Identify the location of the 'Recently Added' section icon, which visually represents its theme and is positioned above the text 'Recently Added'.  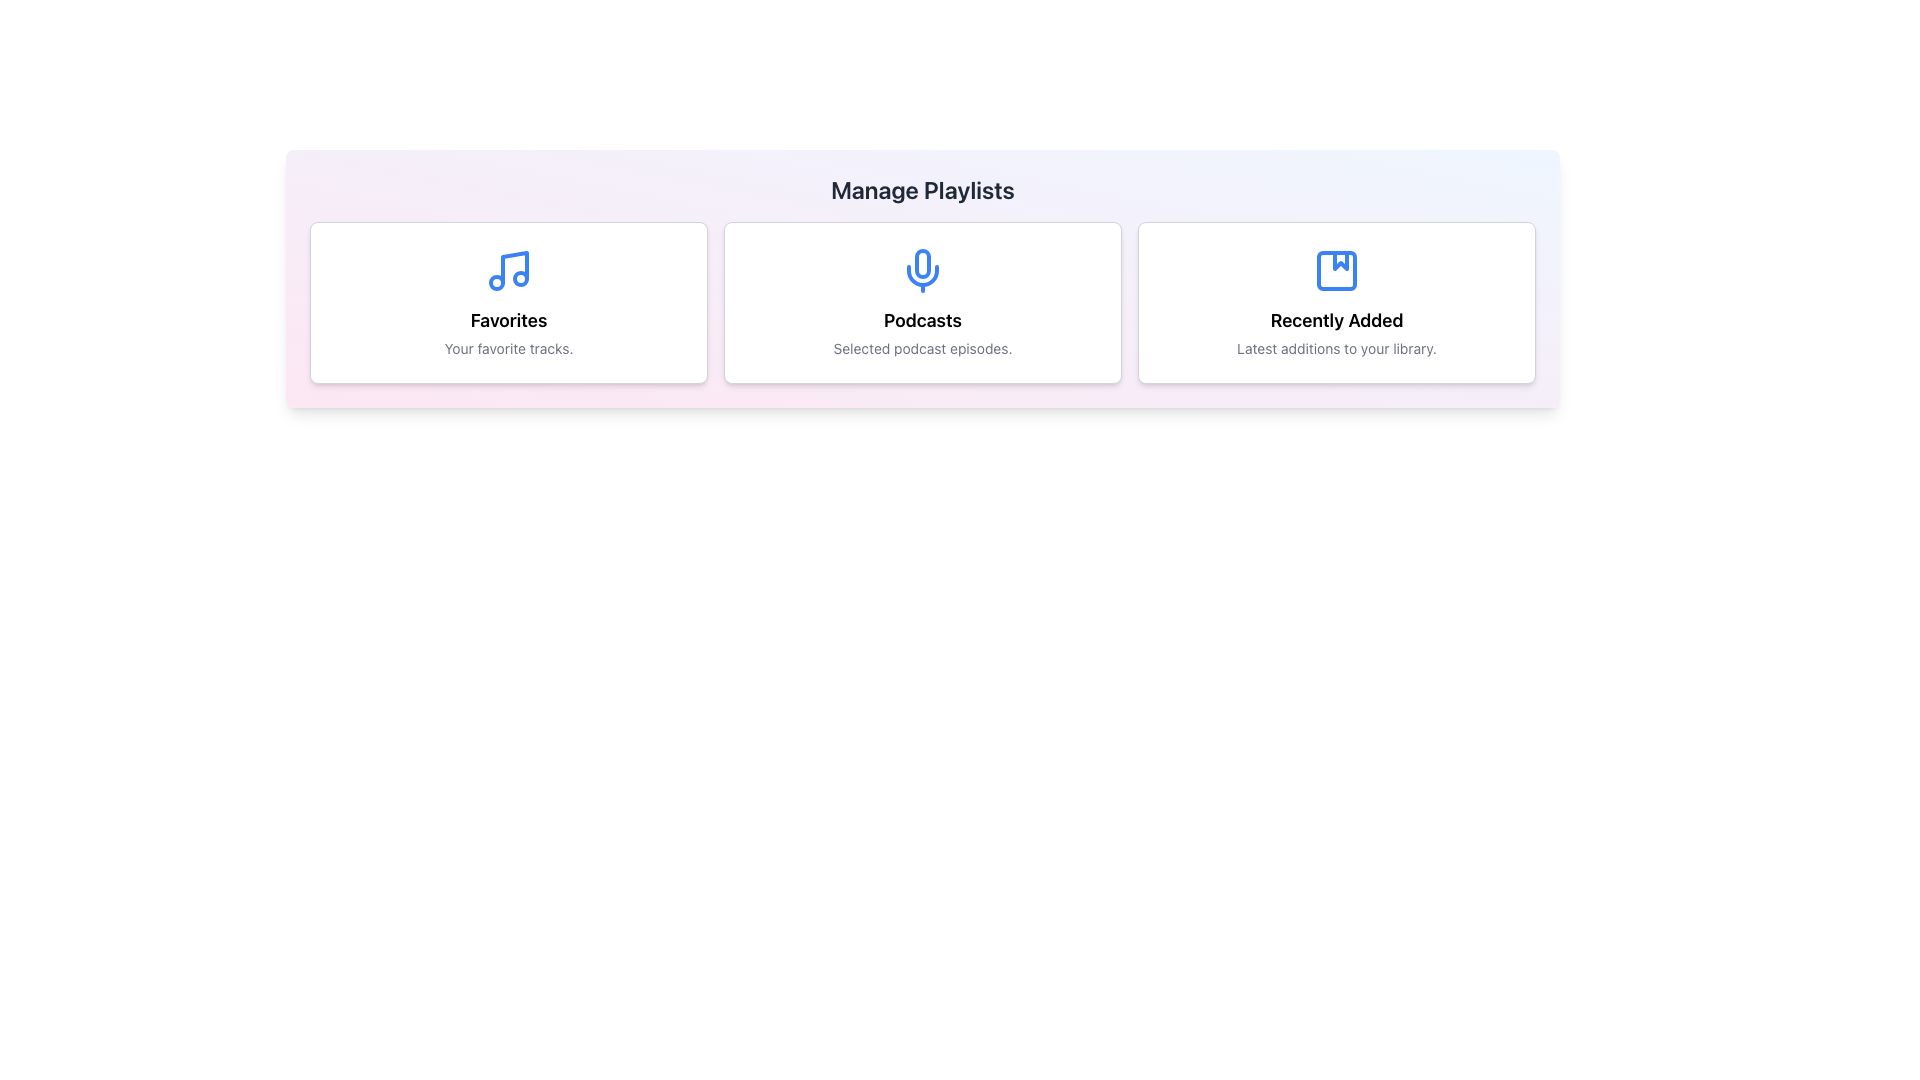
(1337, 270).